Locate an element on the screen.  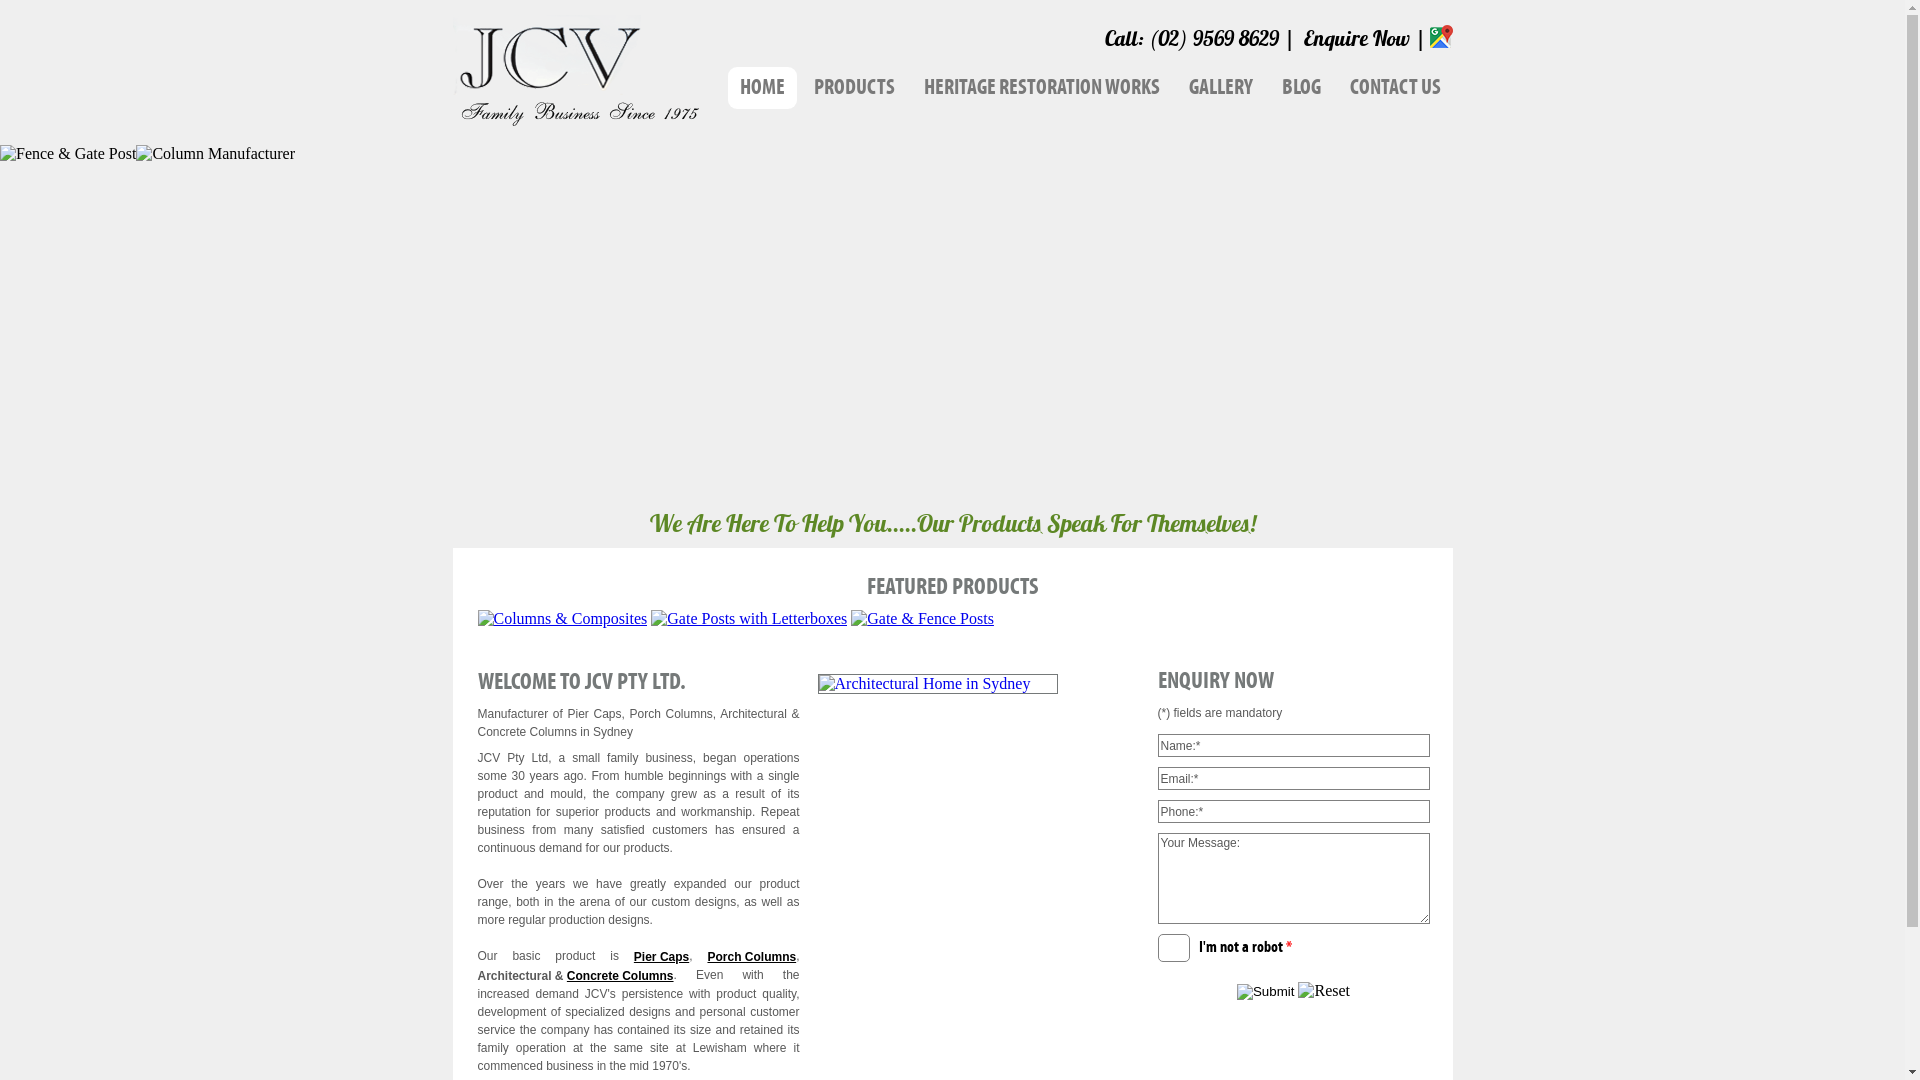
'I'm not a robot *' is located at coordinates (1157, 947).